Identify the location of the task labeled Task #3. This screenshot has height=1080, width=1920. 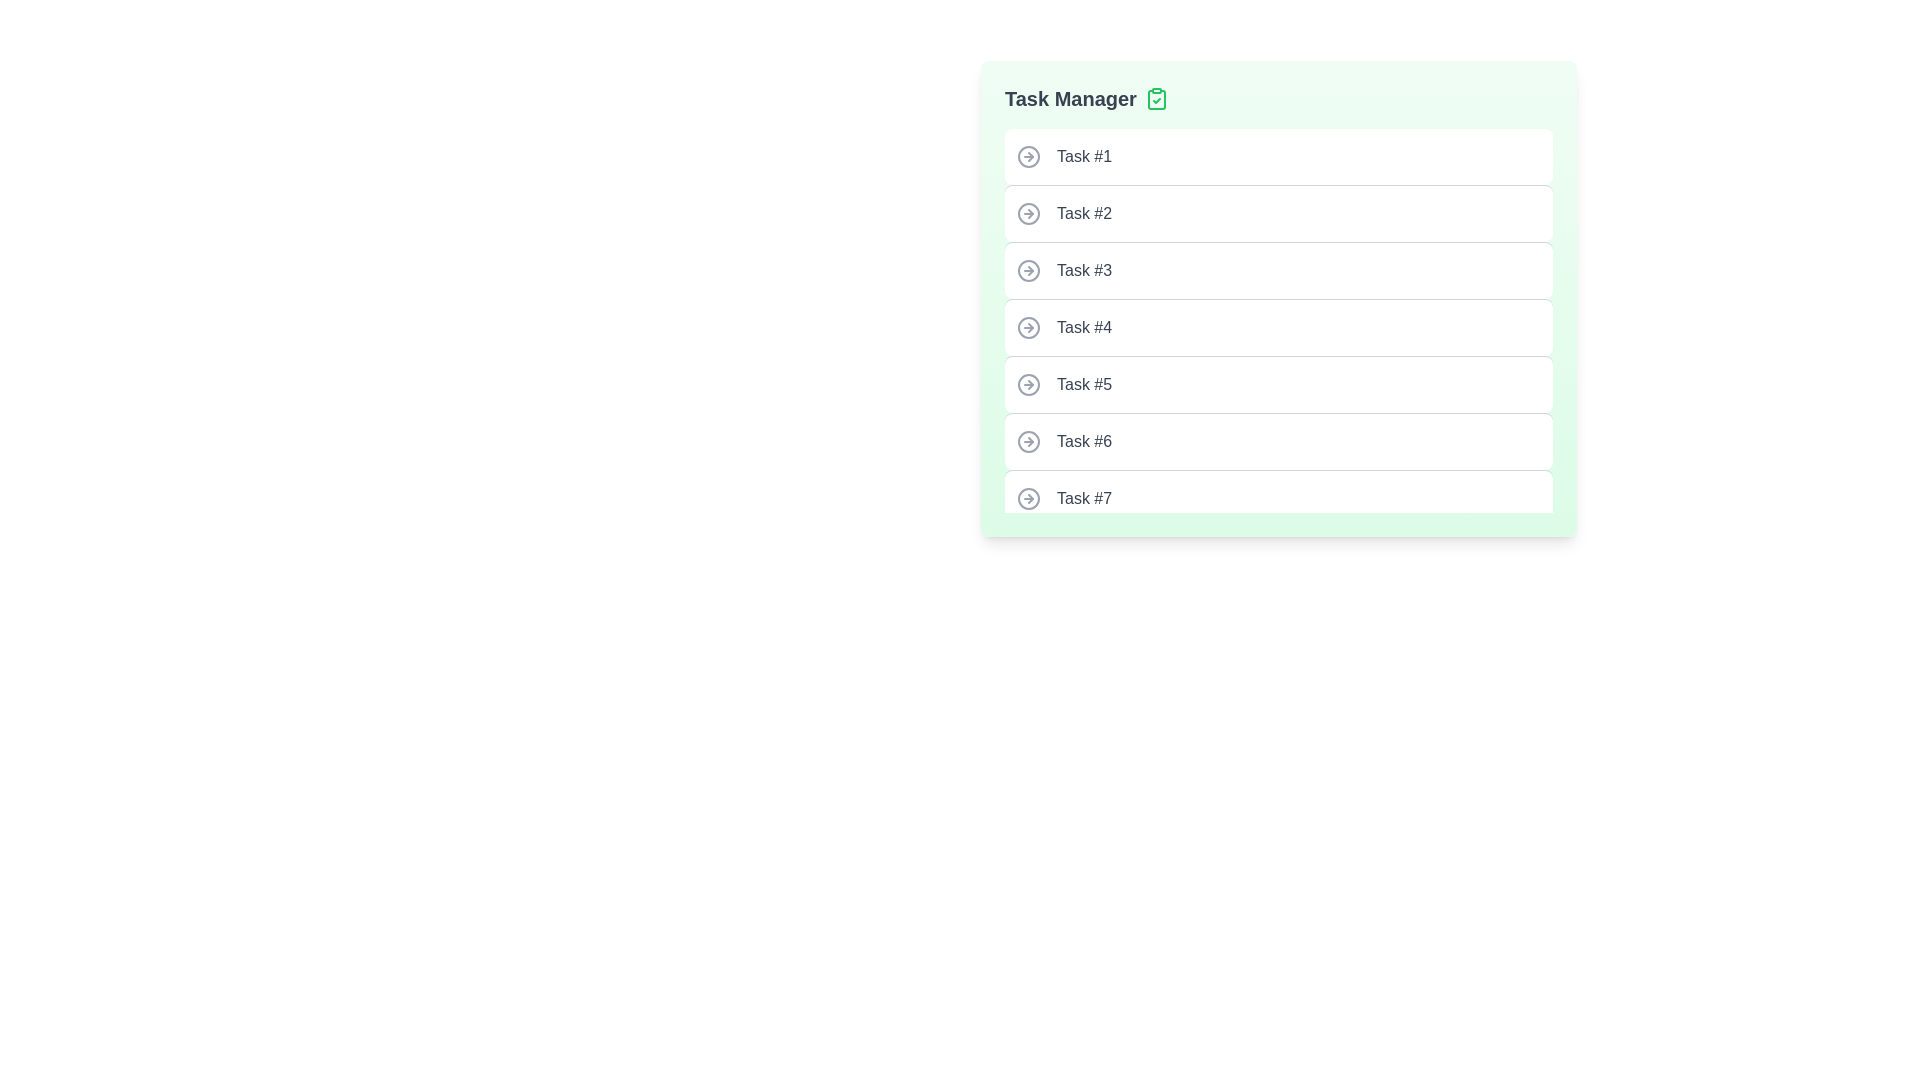
(1277, 270).